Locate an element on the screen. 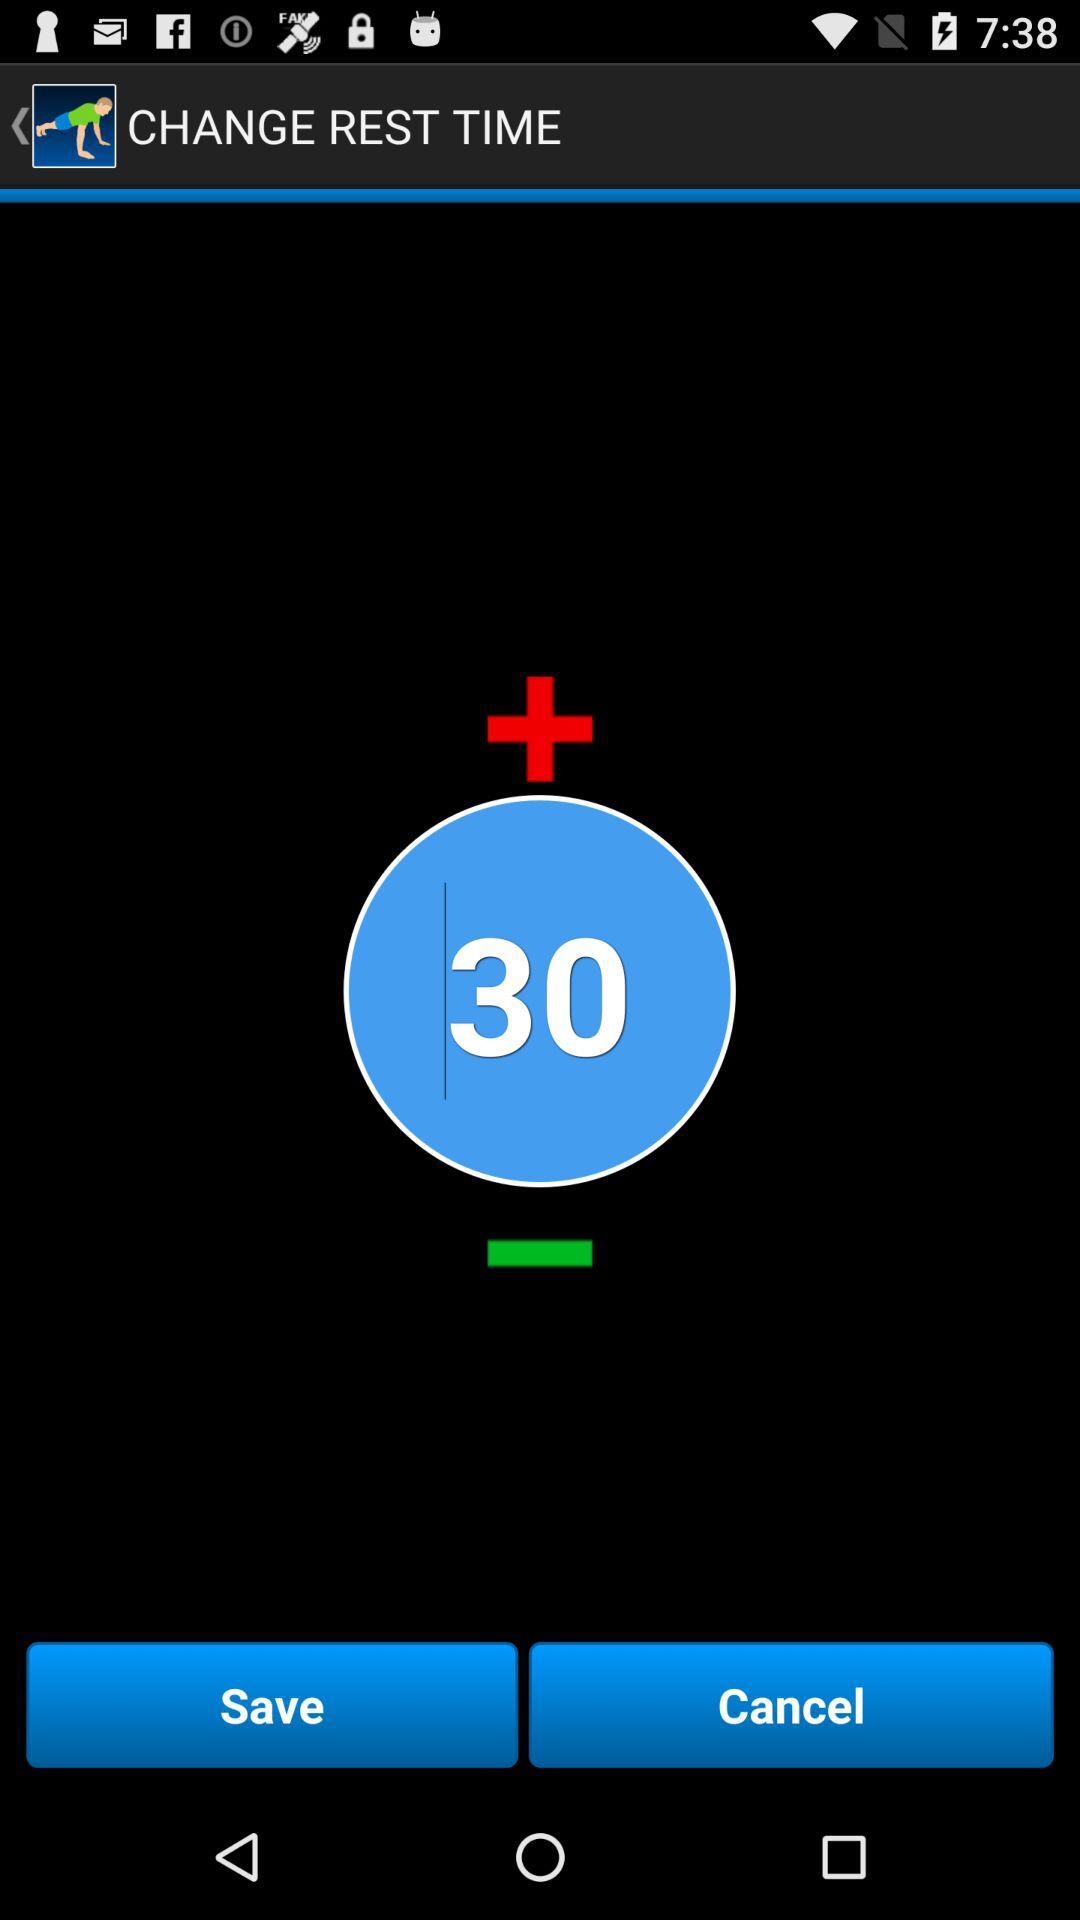  the minus icon is located at coordinates (540, 1341).